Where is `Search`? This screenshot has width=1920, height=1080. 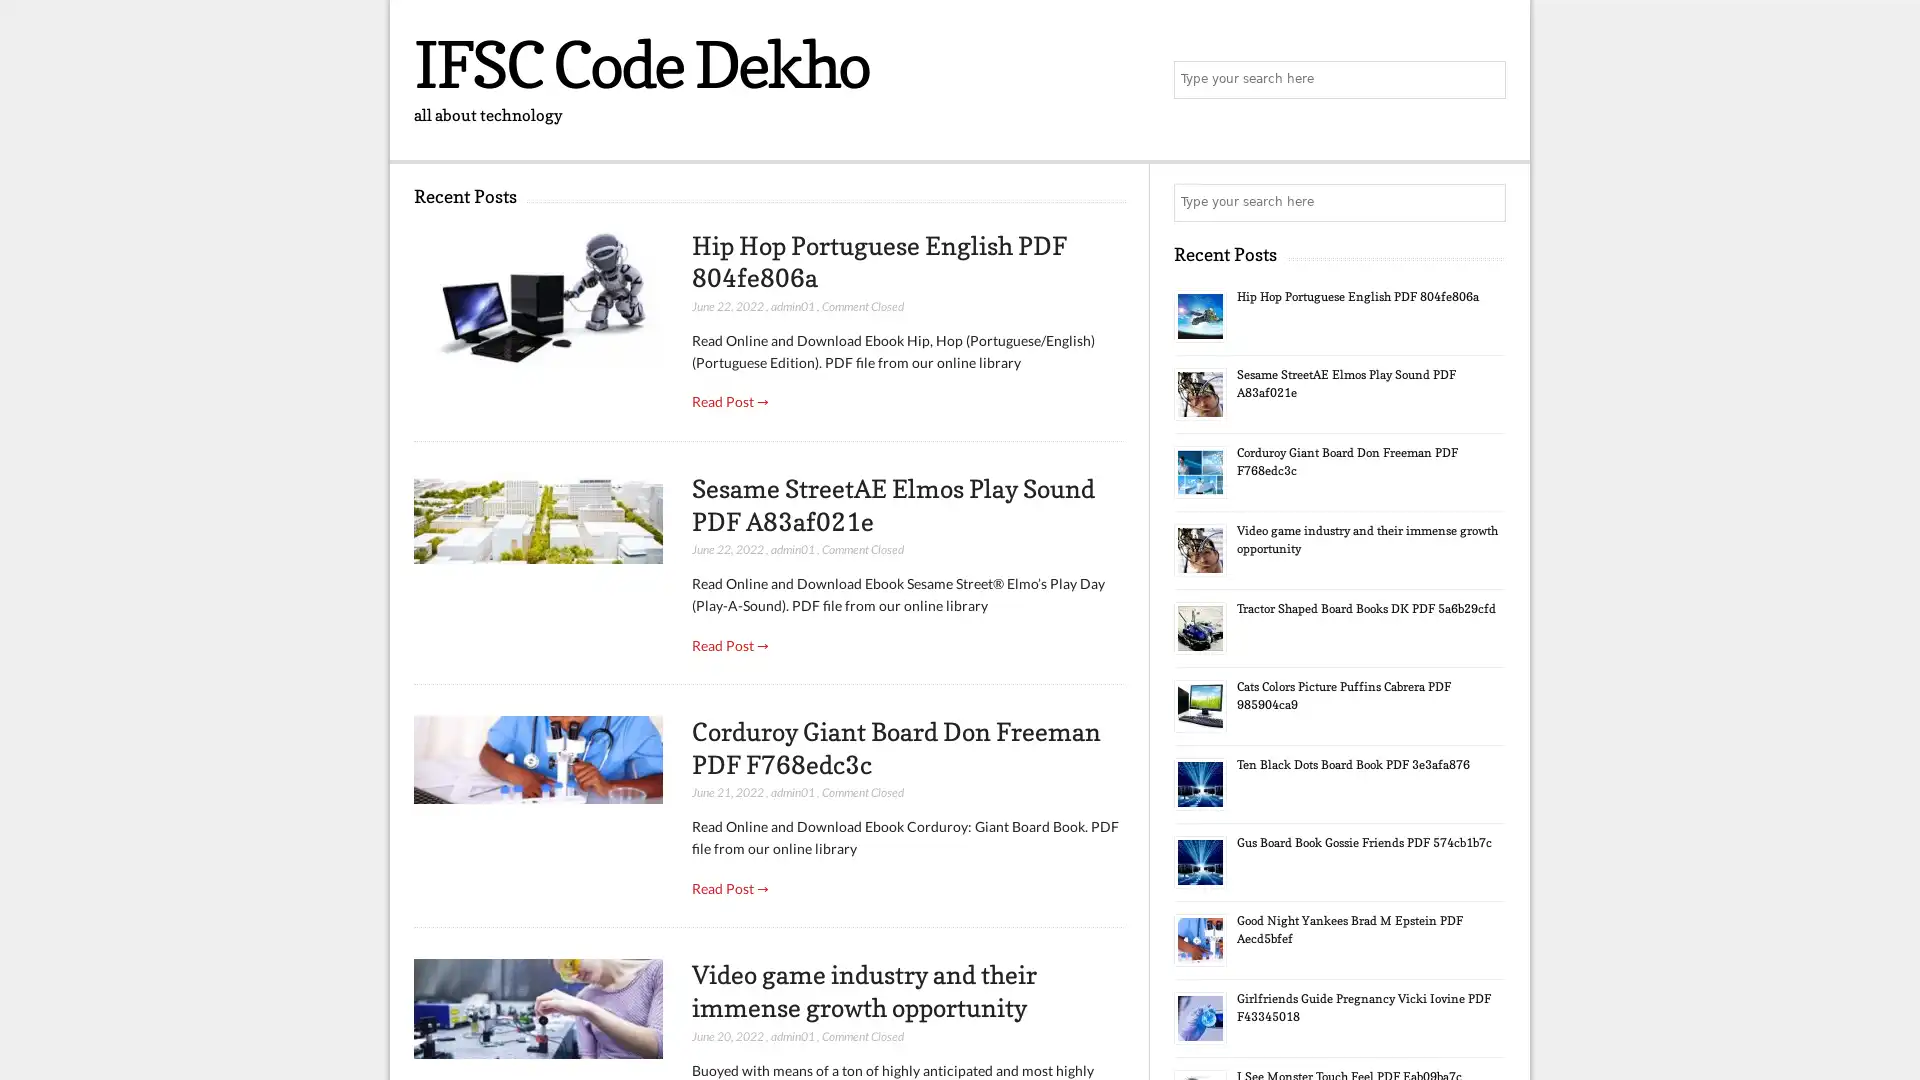 Search is located at coordinates (1485, 80).